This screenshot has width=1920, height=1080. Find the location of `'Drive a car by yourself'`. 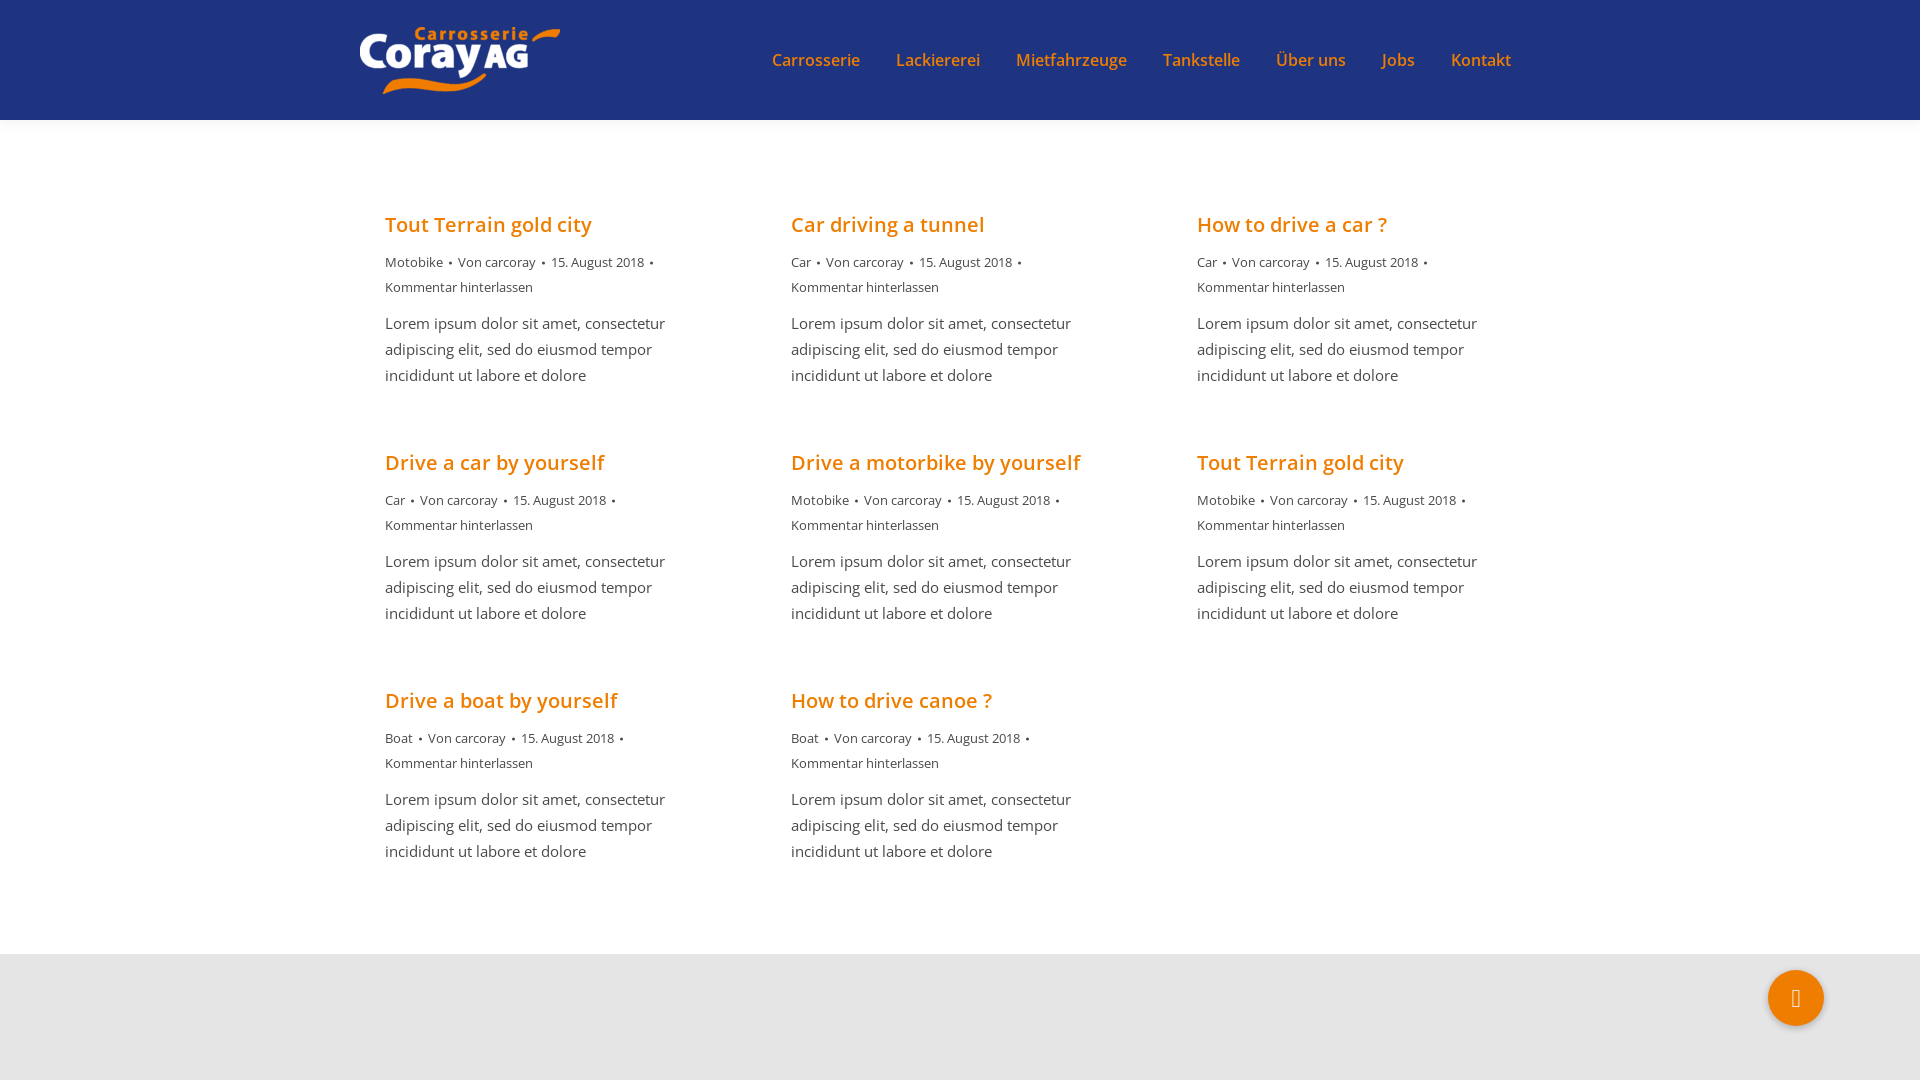

'Drive a car by yourself' is located at coordinates (494, 462).